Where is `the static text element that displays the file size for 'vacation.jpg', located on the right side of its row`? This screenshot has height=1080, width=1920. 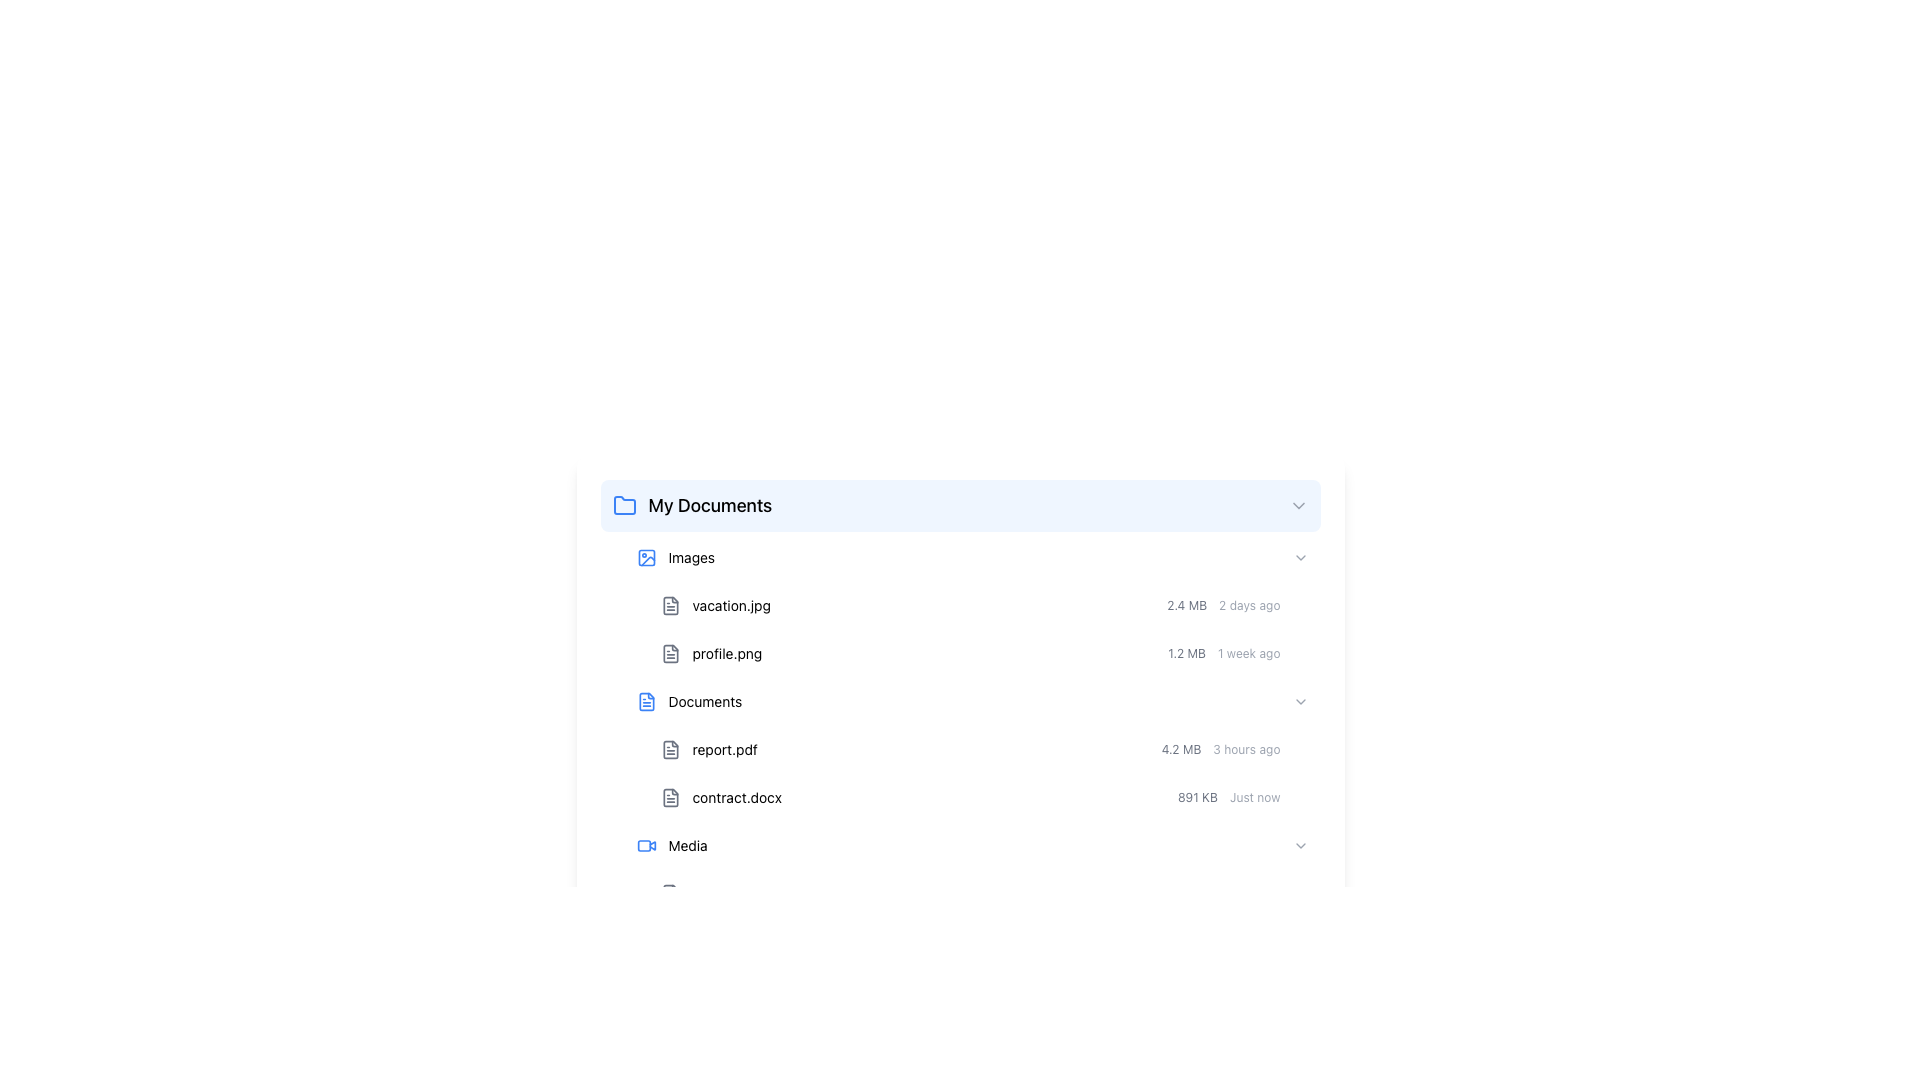 the static text element that displays the file size for 'vacation.jpg', located on the right side of its row is located at coordinates (1187, 604).